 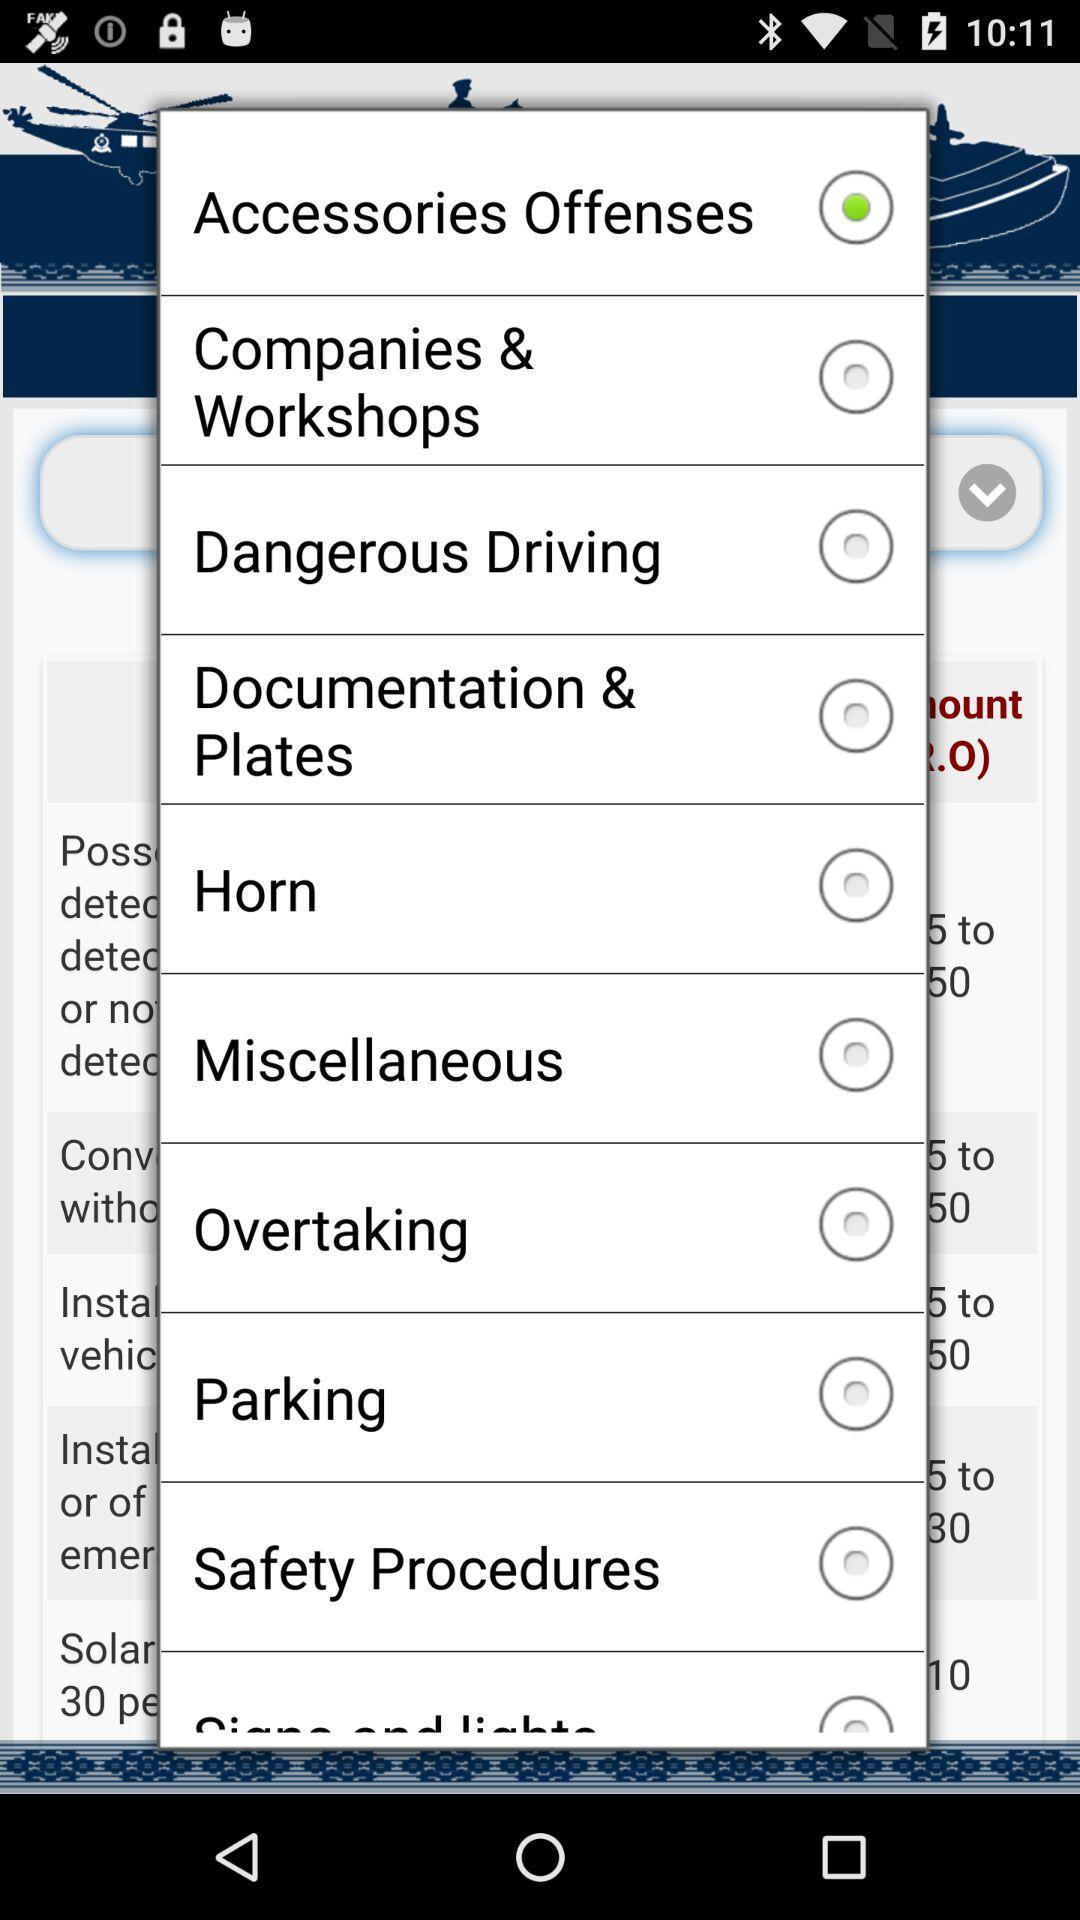 What do you see at coordinates (542, 549) in the screenshot?
I see `dangerous driving checkbox` at bounding box center [542, 549].